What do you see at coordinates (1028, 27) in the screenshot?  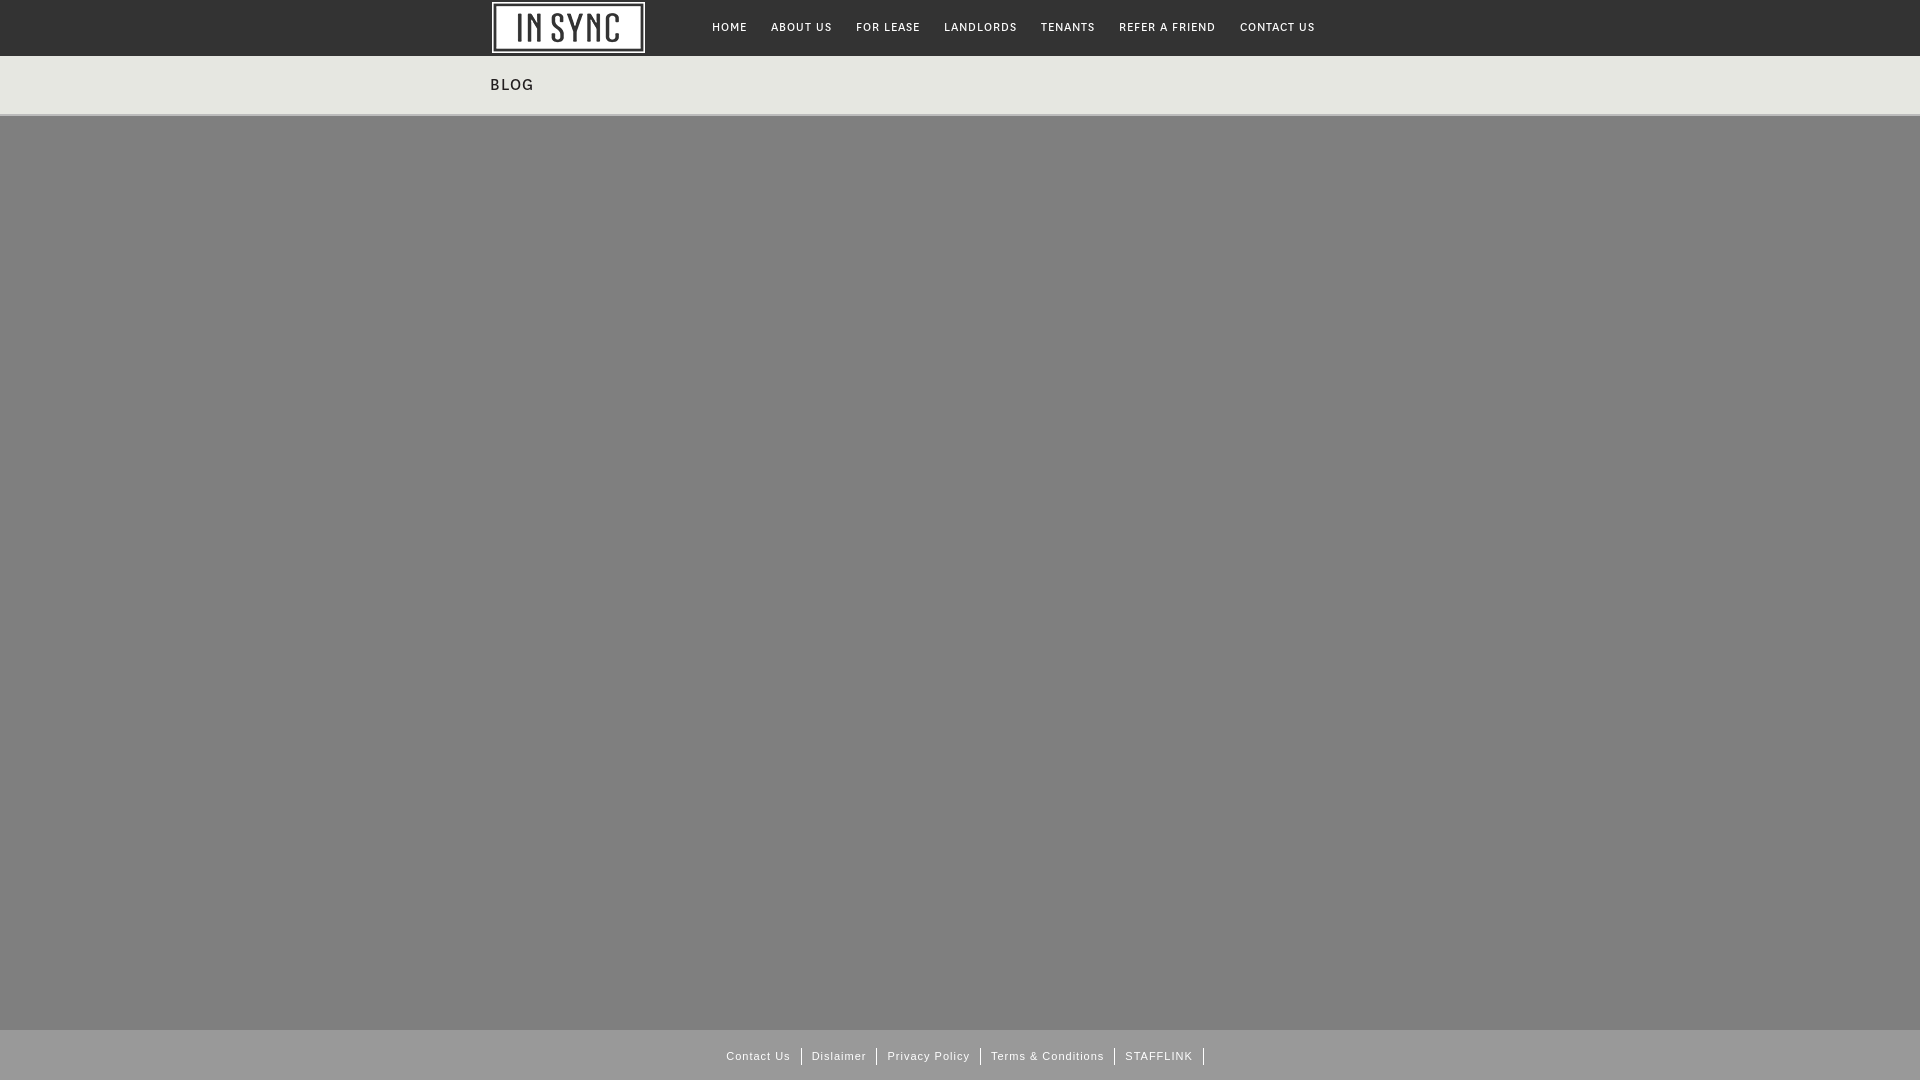 I see `'TENANTS'` at bounding box center [1028, 27].